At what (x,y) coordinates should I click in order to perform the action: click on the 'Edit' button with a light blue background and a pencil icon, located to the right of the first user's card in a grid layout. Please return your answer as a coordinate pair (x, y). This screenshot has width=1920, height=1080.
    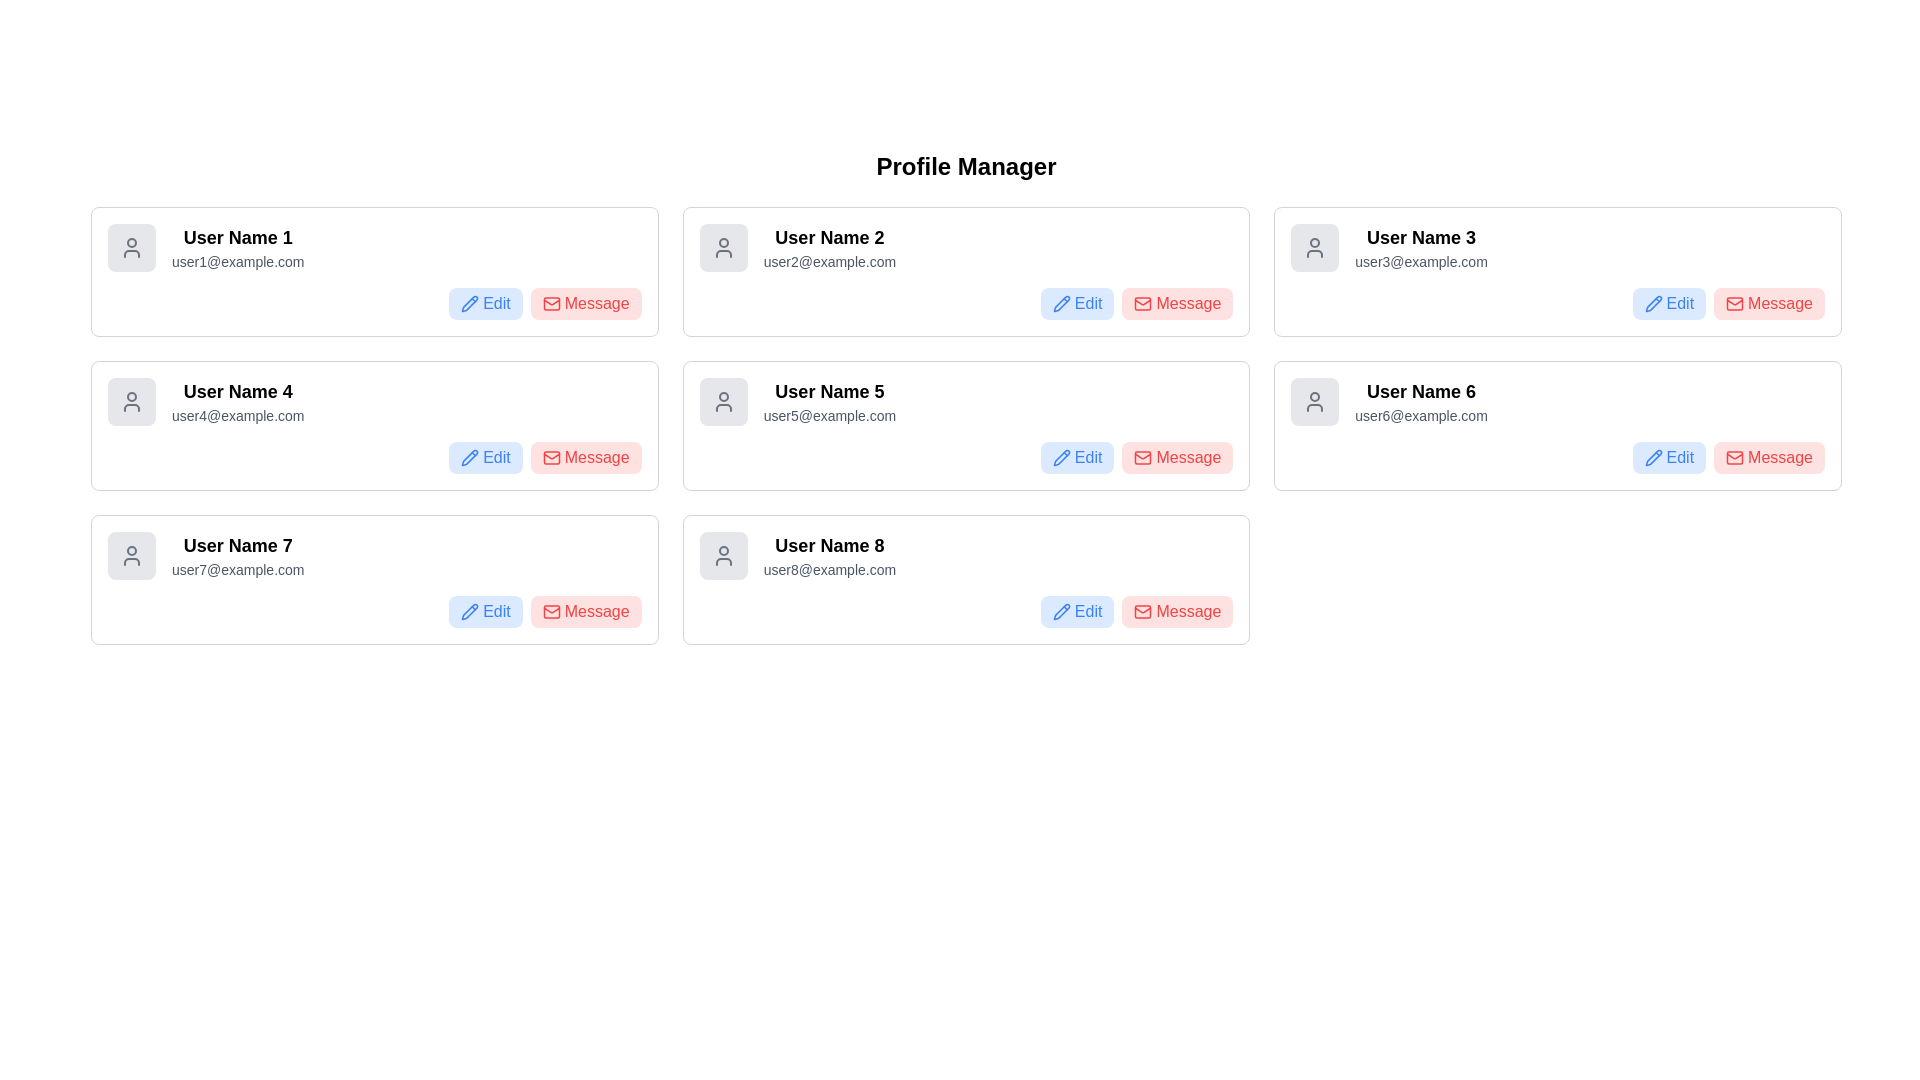
    Looking at the image, I should click on (485, 304).